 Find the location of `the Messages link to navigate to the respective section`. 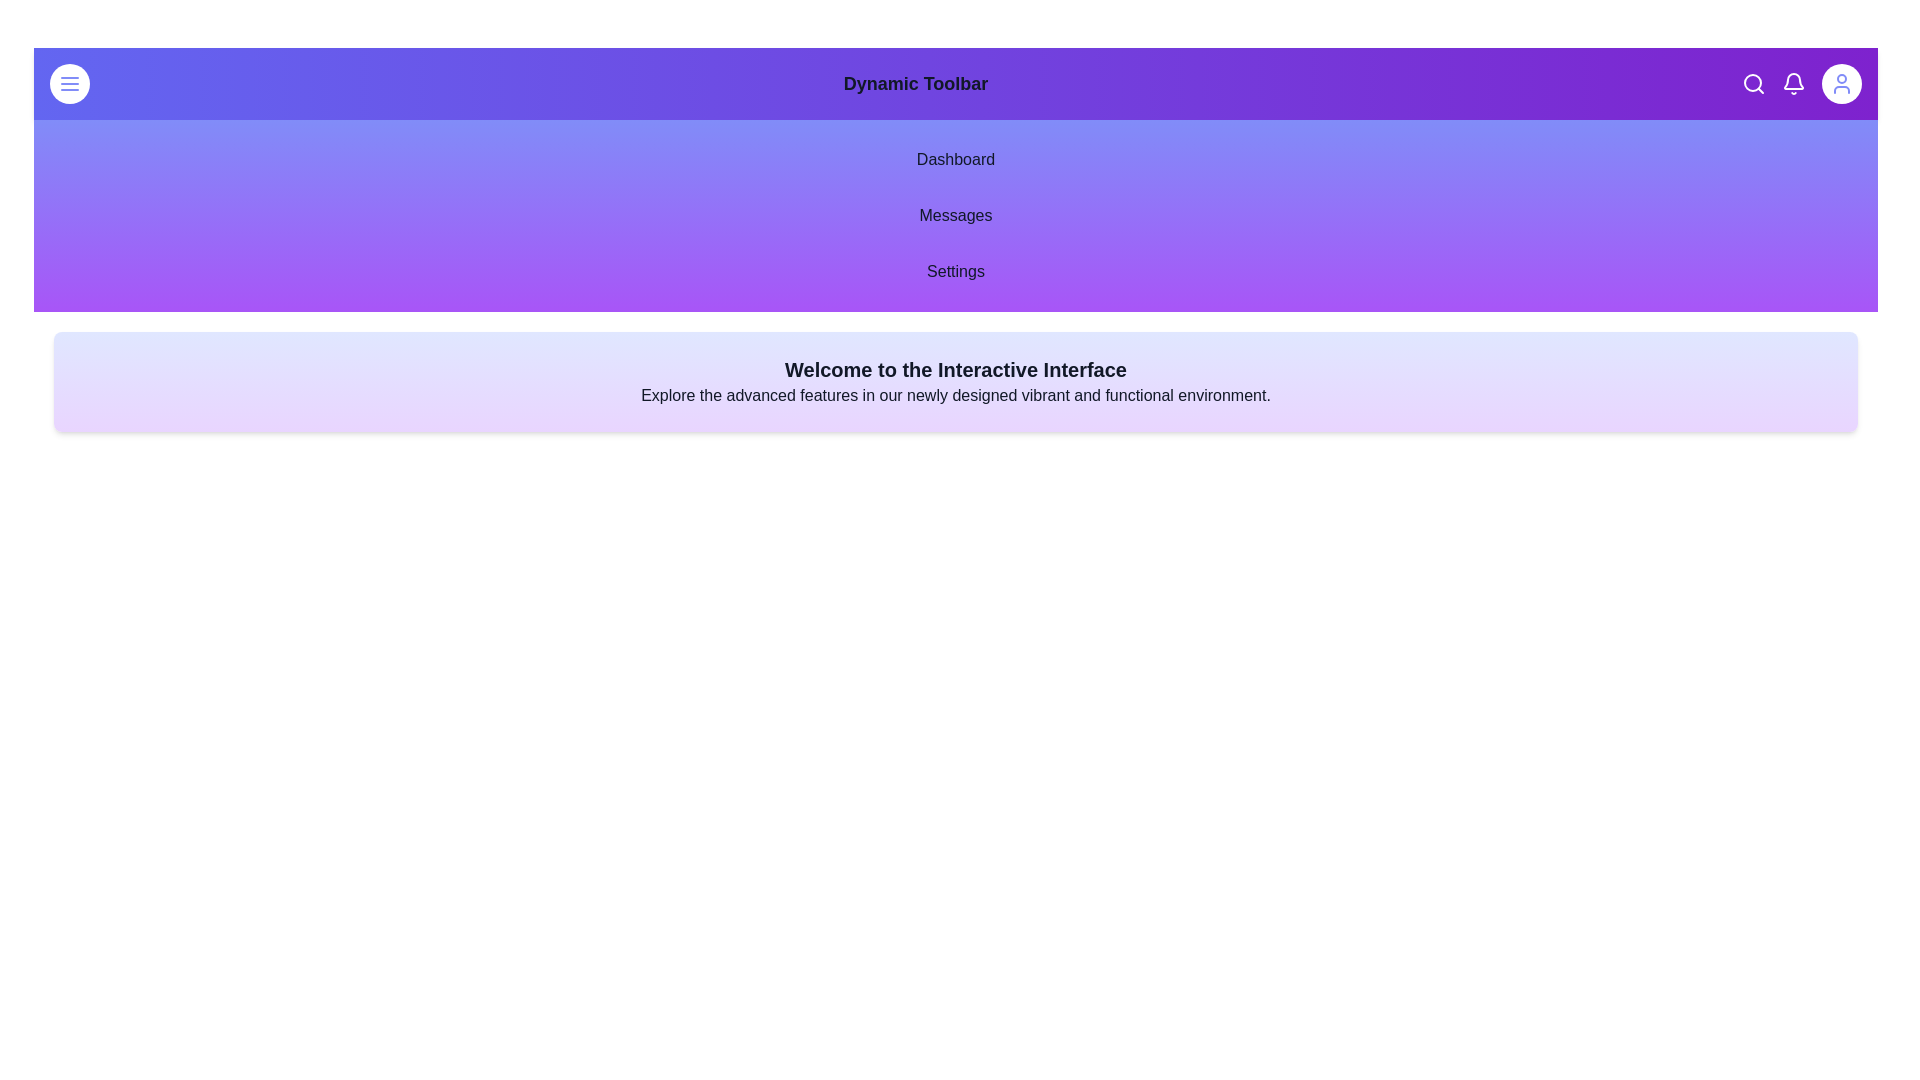

the Messages link to navigate to the respective section is located at coordinates (954, 216).